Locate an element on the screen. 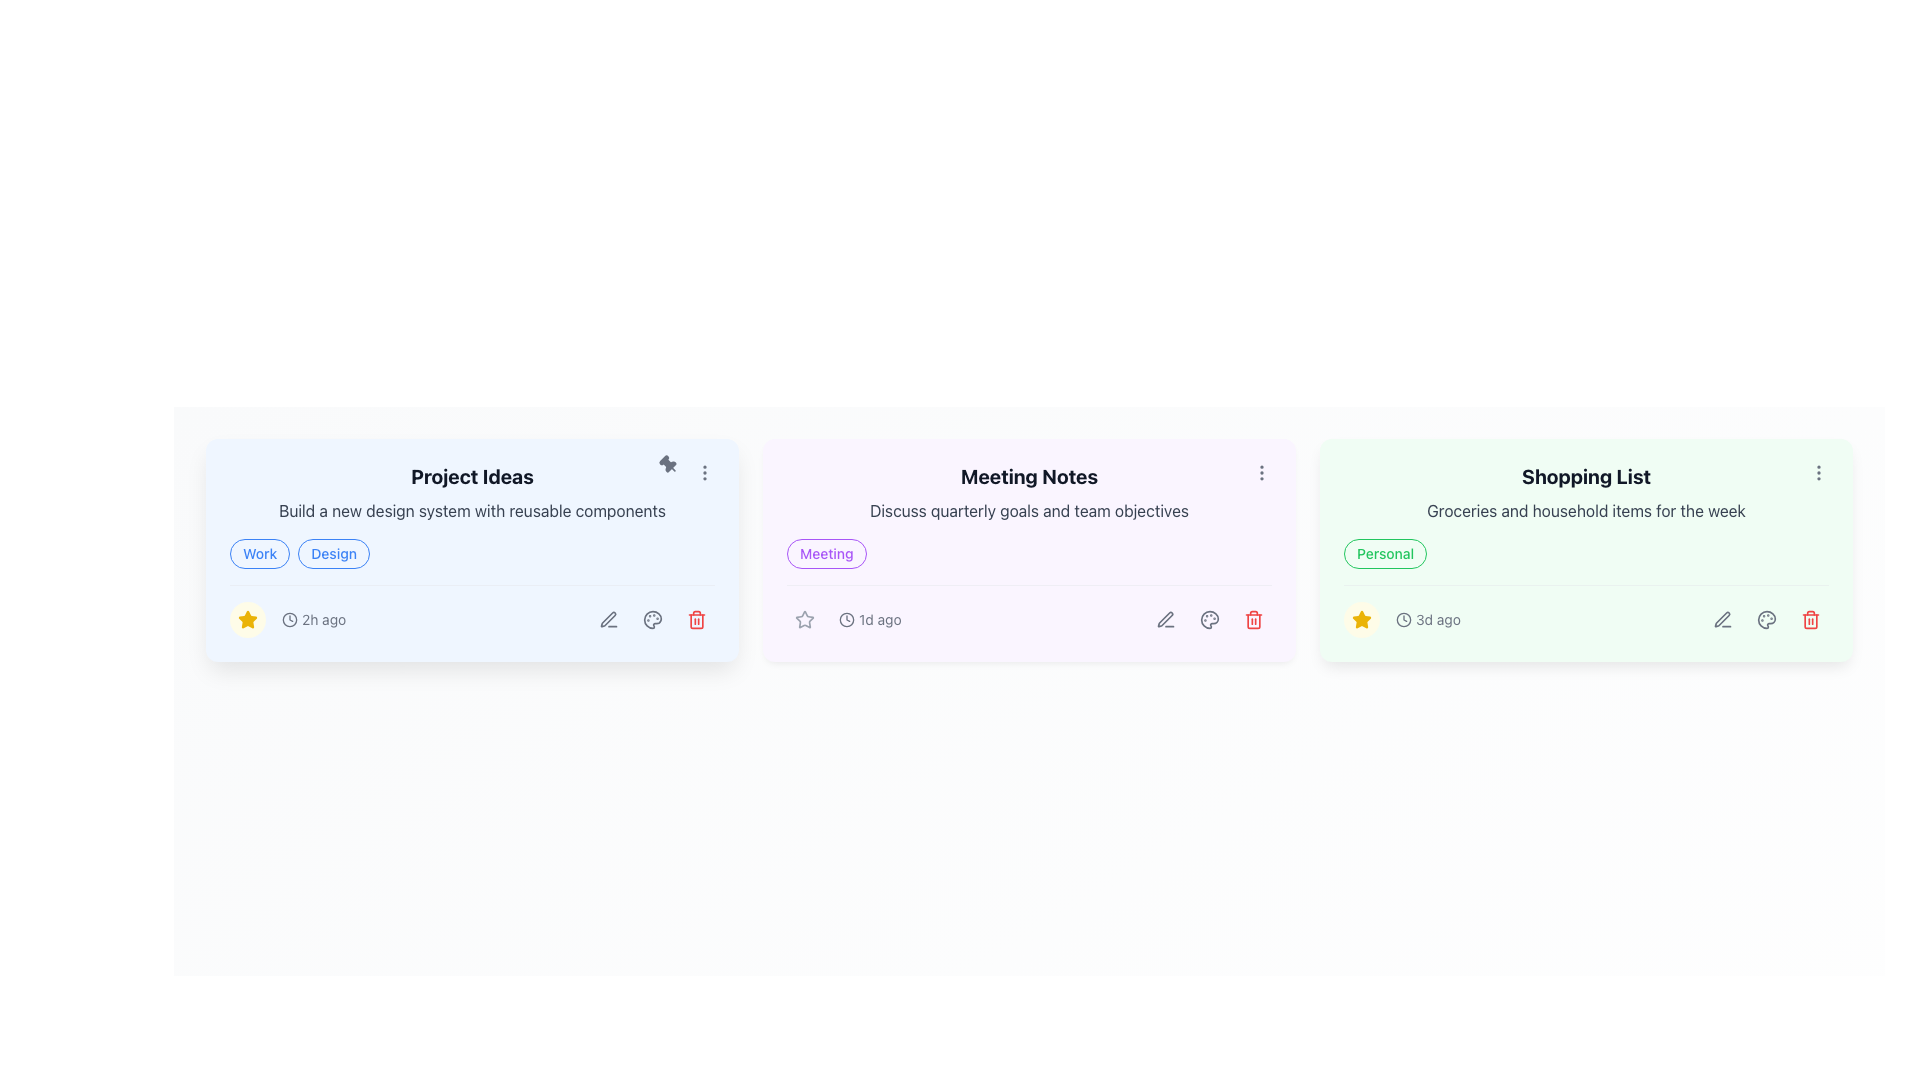 This screenshot has height=1080, width=1920. the text '1d ago' accompanied by a clock icon, located at the bottom-left of the 'Meeting Notes' card is located at coordinates (870, 619).